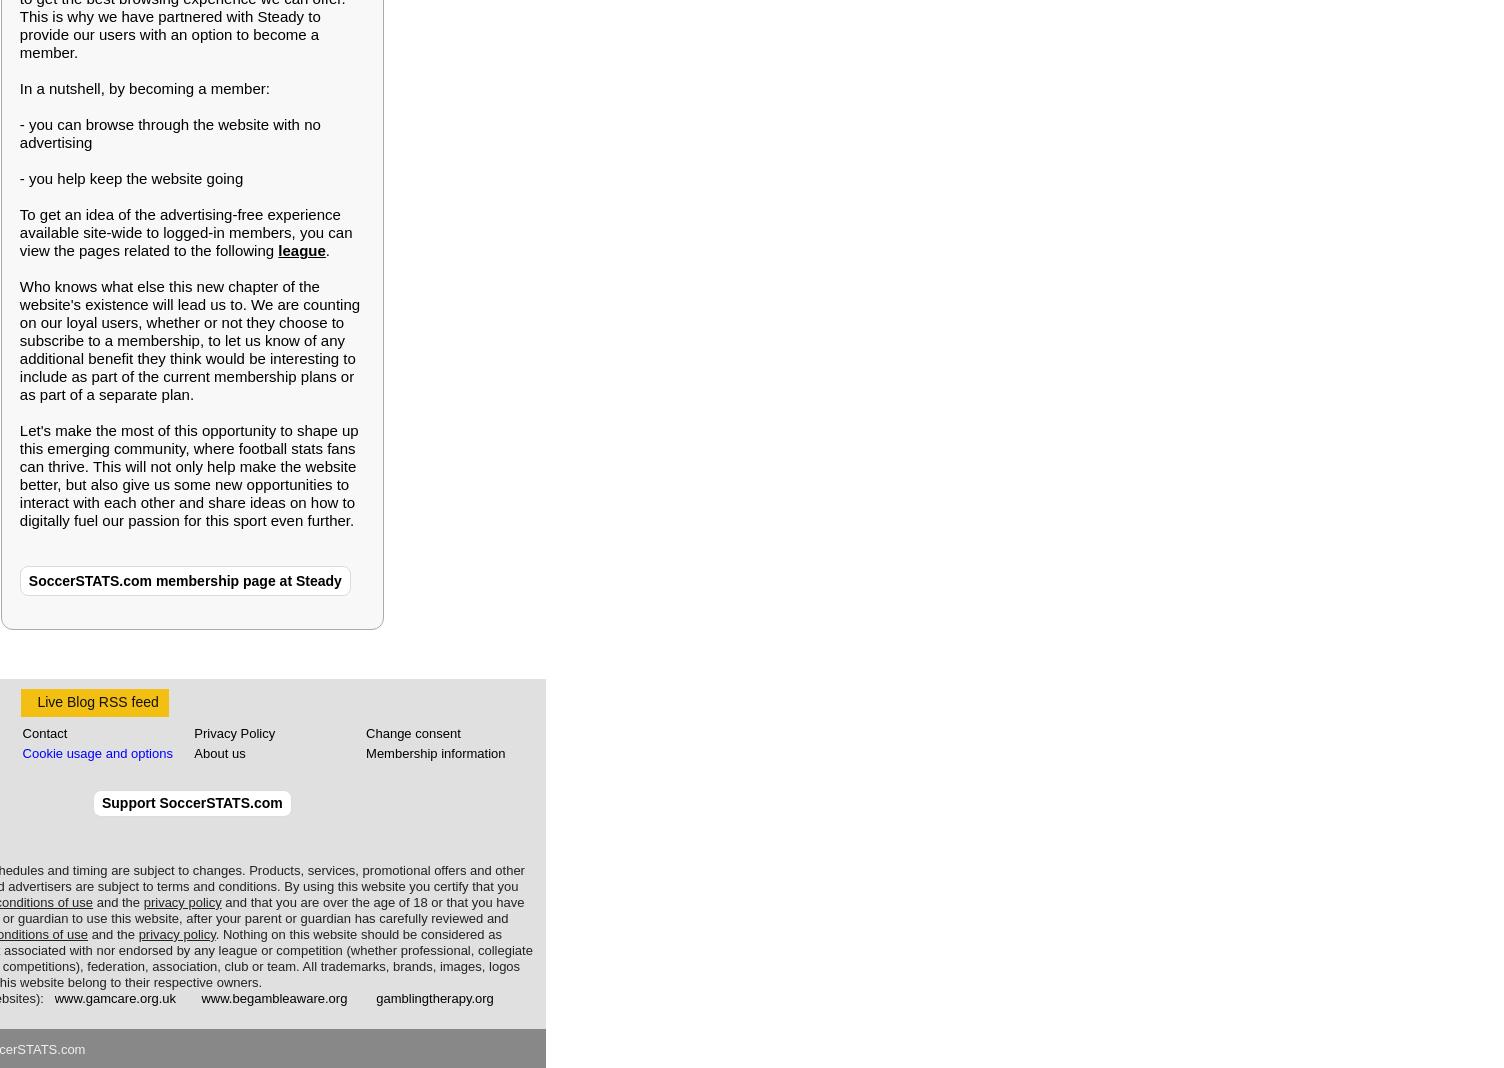 This screenshot has width=1504, height=1068. Describe the element at coordinates (184, 232) in the screenshot. I see `'To get an idea of the advertising-free experience available site-wide to logged-in members, you can view the pages related to the following'` at that location.